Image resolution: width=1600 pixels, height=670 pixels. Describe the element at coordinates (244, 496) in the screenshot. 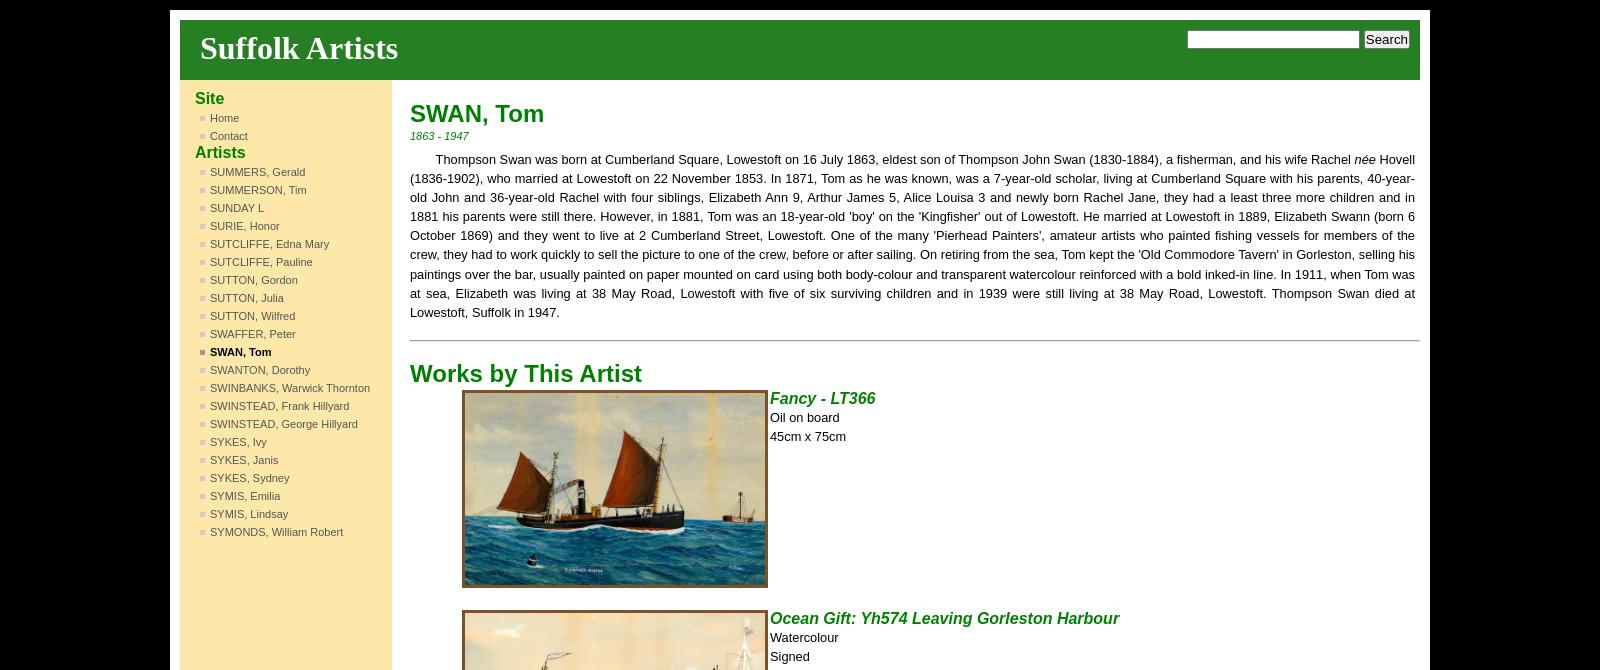

I see `'SYMIS, Emilia'` at that location.